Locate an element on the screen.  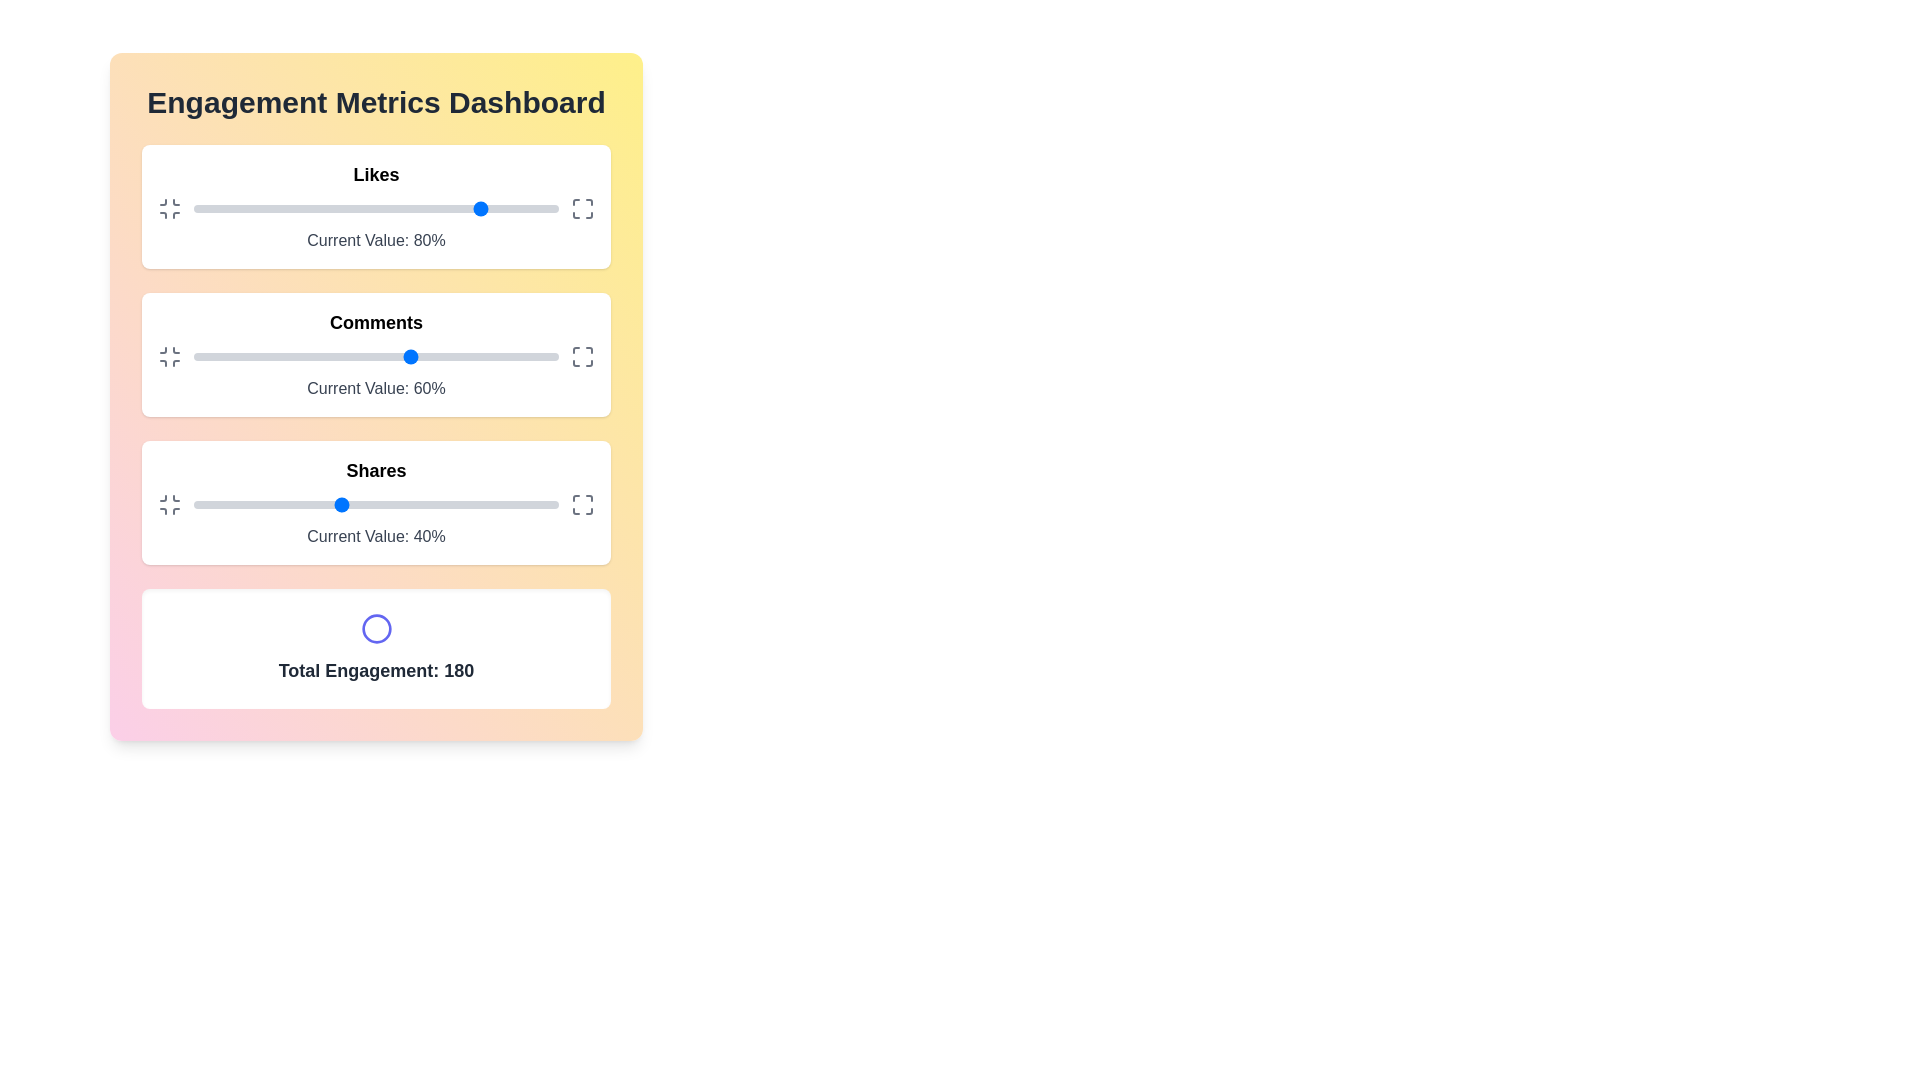
the displayed content of the Information Card that shows the total engagement metric, positioned below the Shares card in the Engagement Metrics Dashboard is located at coordinates (376, 648).